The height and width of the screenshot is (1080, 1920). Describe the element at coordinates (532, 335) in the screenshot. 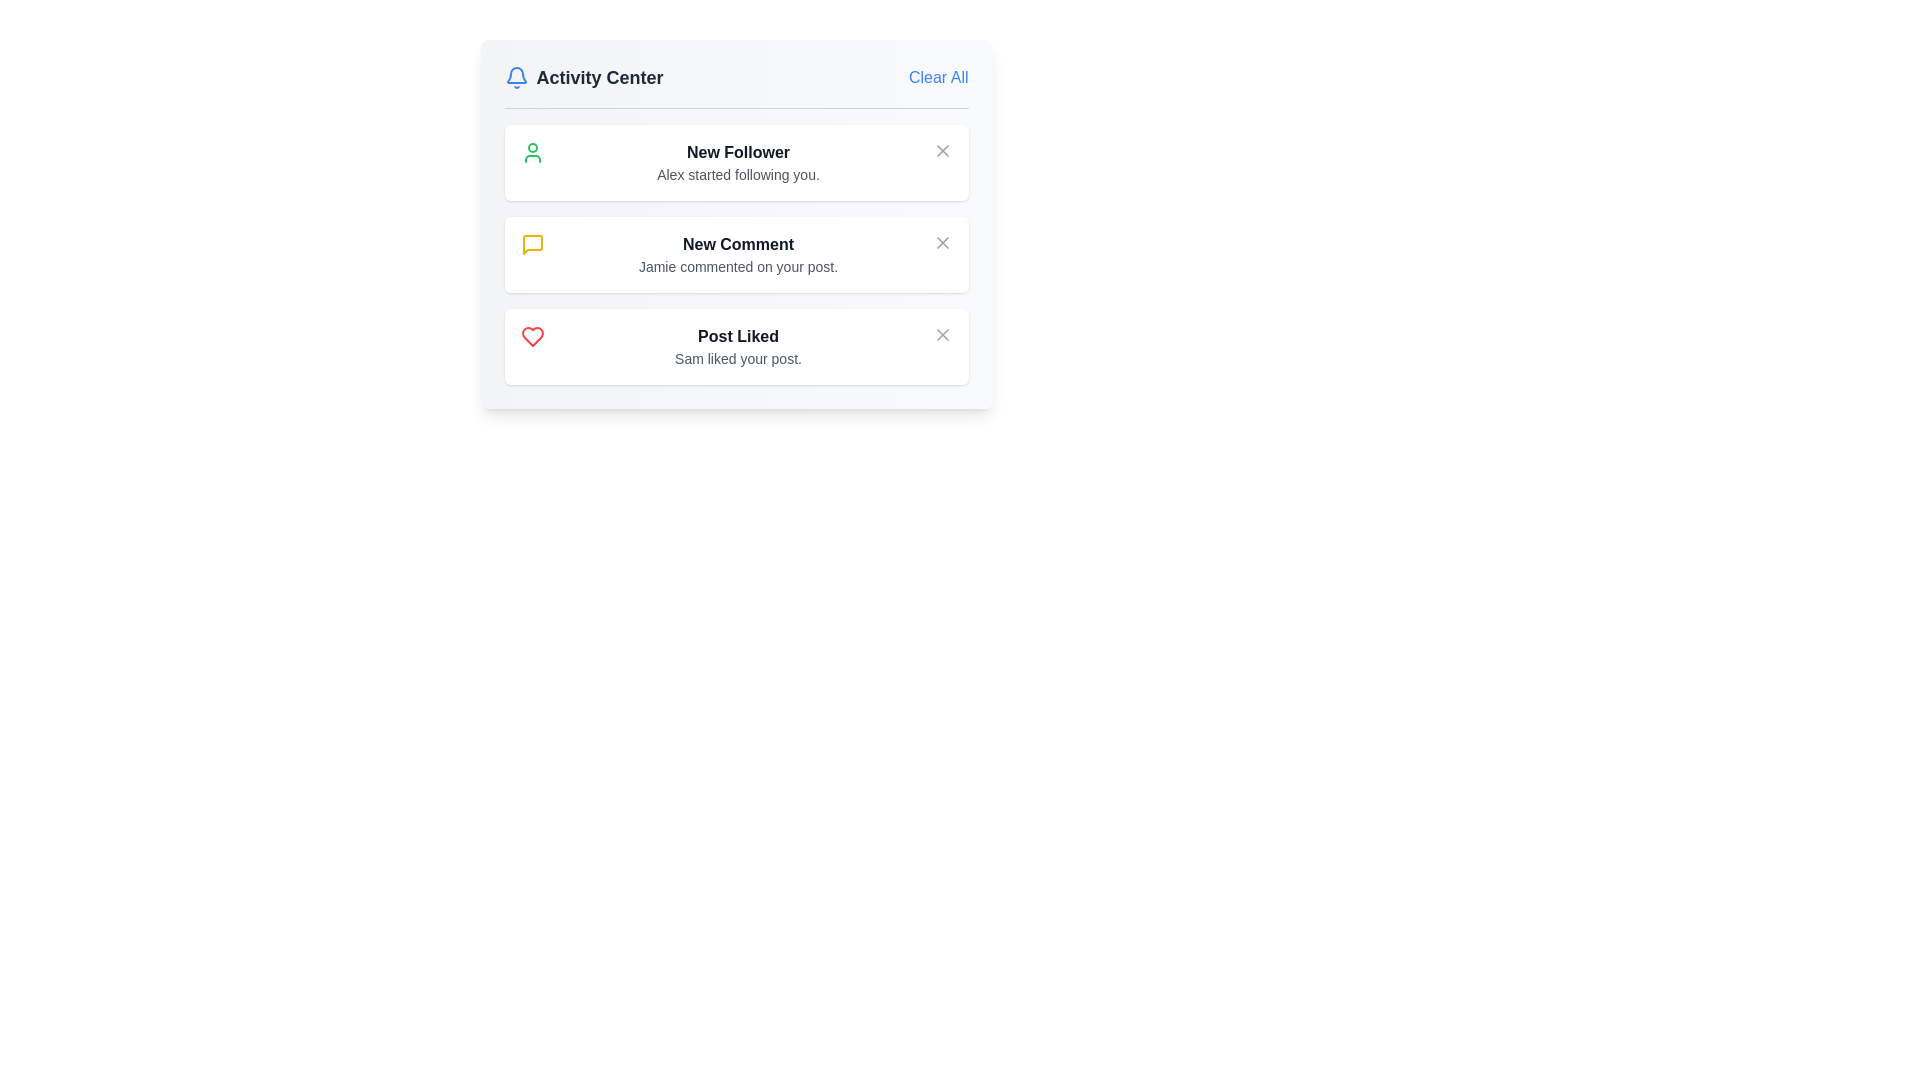

I see `the heart SVG Shape Icon located to the left of the 'Post Liked' text in the third notification entry of the 'Activity Center'` at that location.